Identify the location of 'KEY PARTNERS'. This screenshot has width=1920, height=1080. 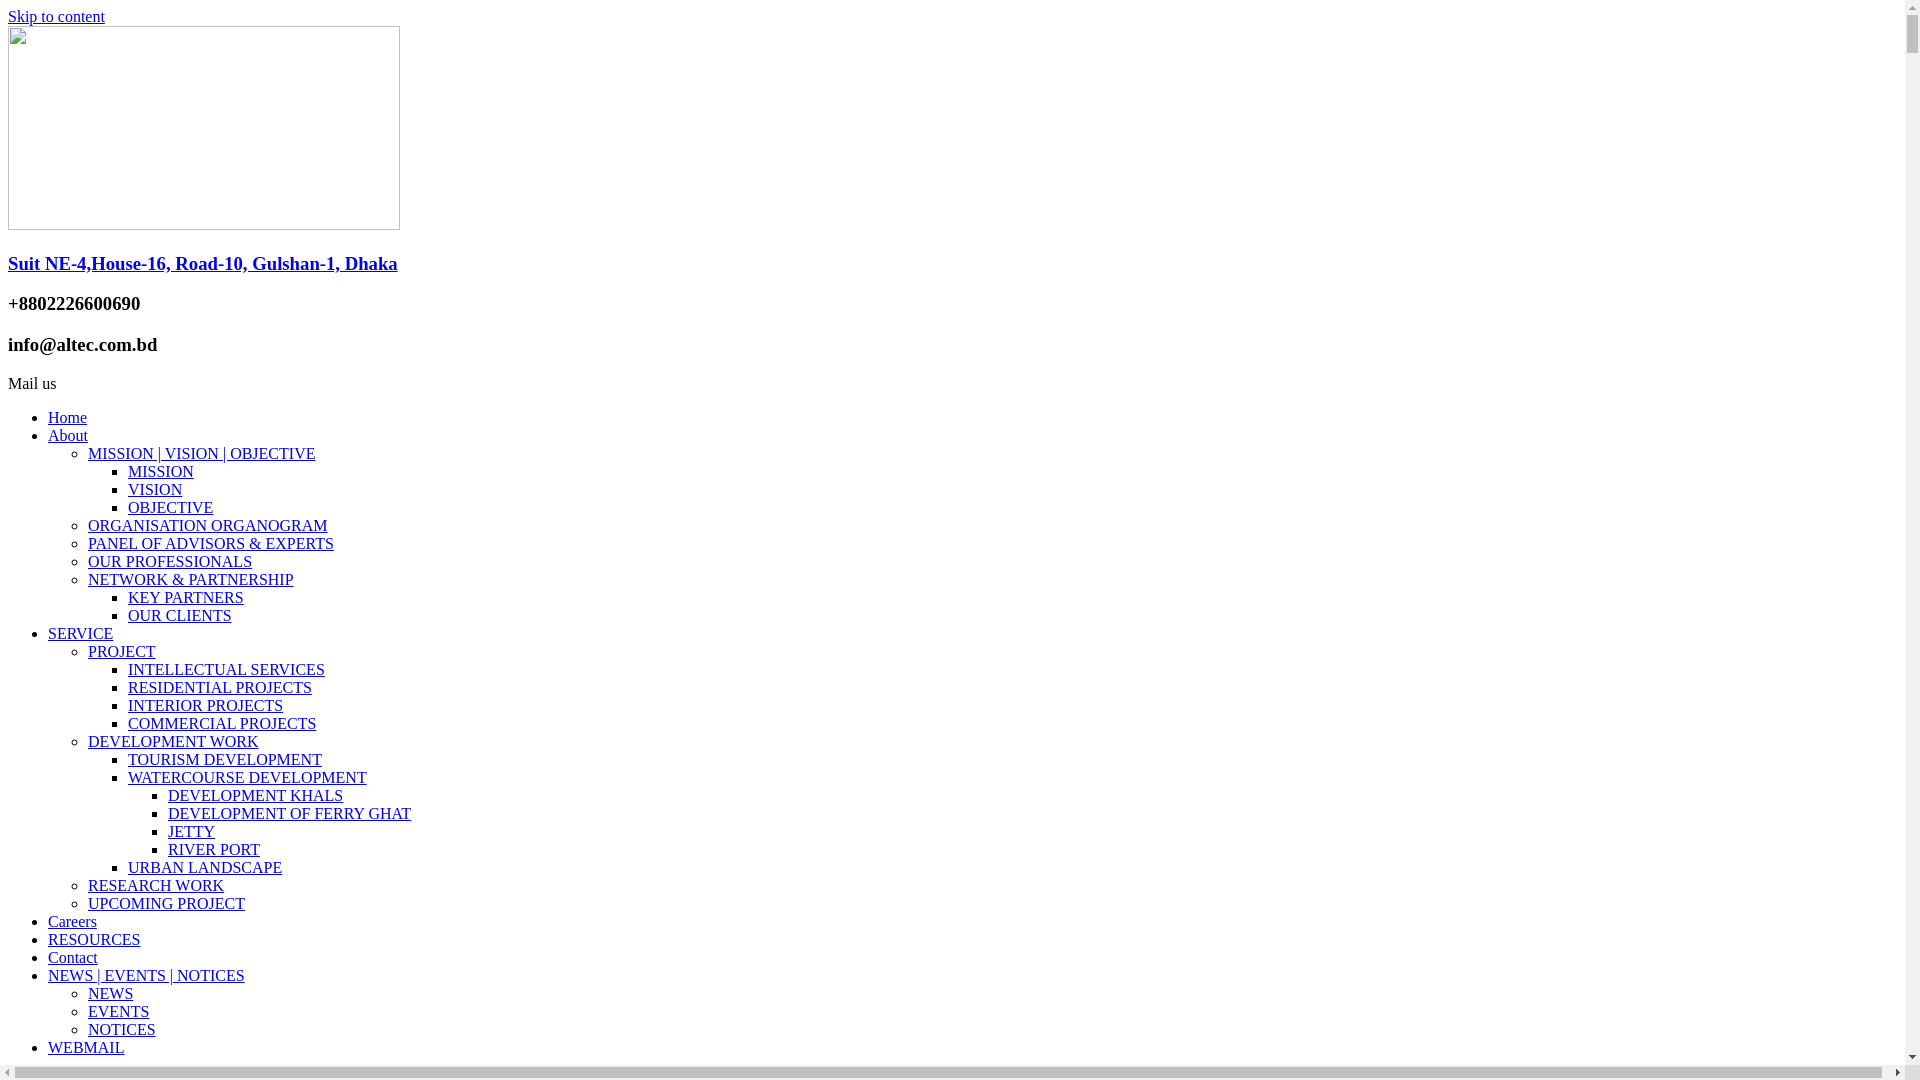
(186, 596).